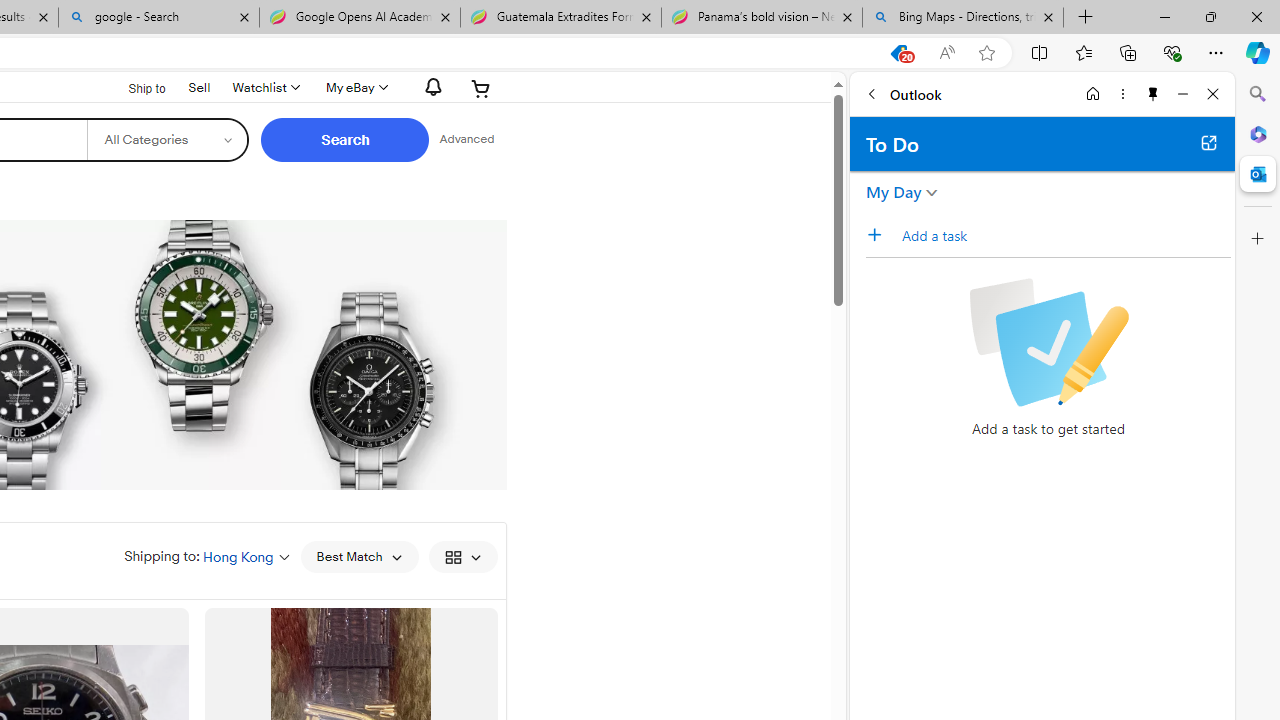 This screenshot has height=720, width=1280. Describe the element at coordinates (1207, 141) in the screenshot. I see `'Open in new tab'` at that location.